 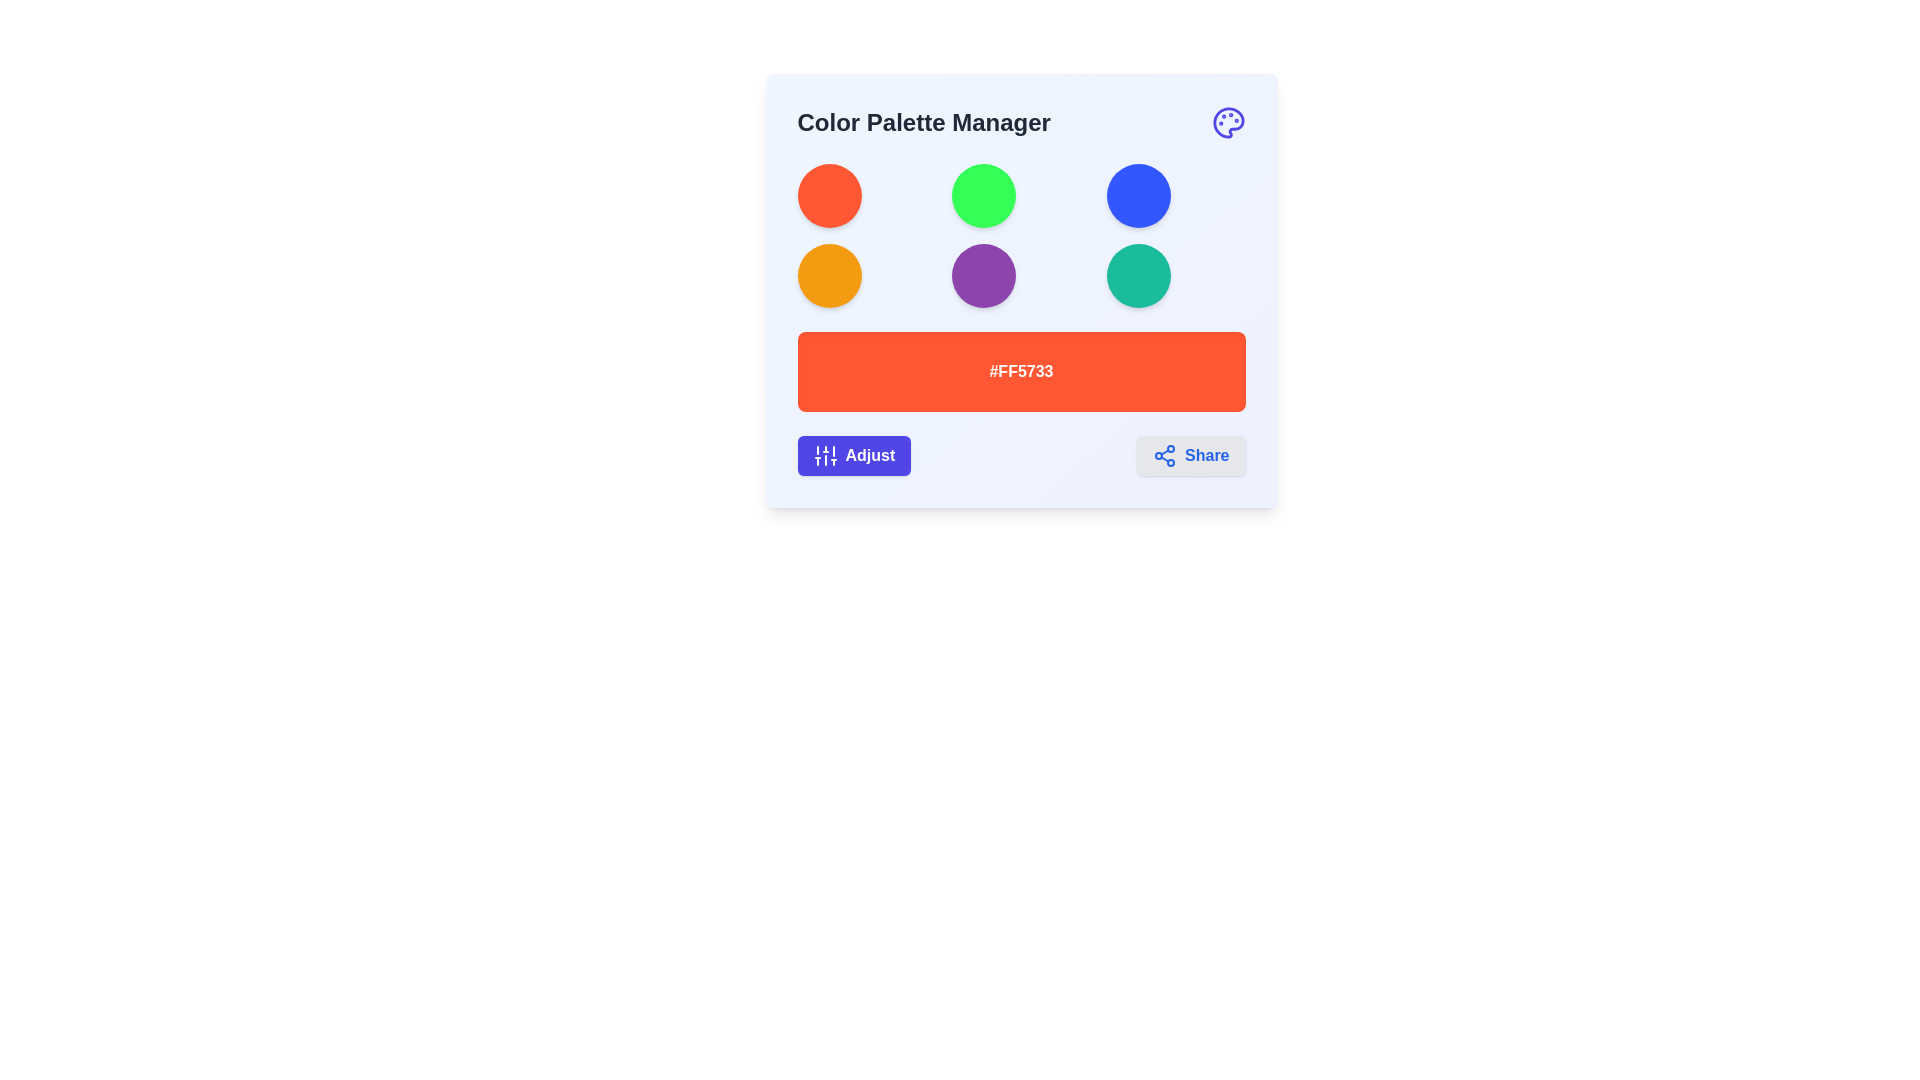 I want to click on the circular purple button in the second row and second column of the grid, so click(x=984, y=276).